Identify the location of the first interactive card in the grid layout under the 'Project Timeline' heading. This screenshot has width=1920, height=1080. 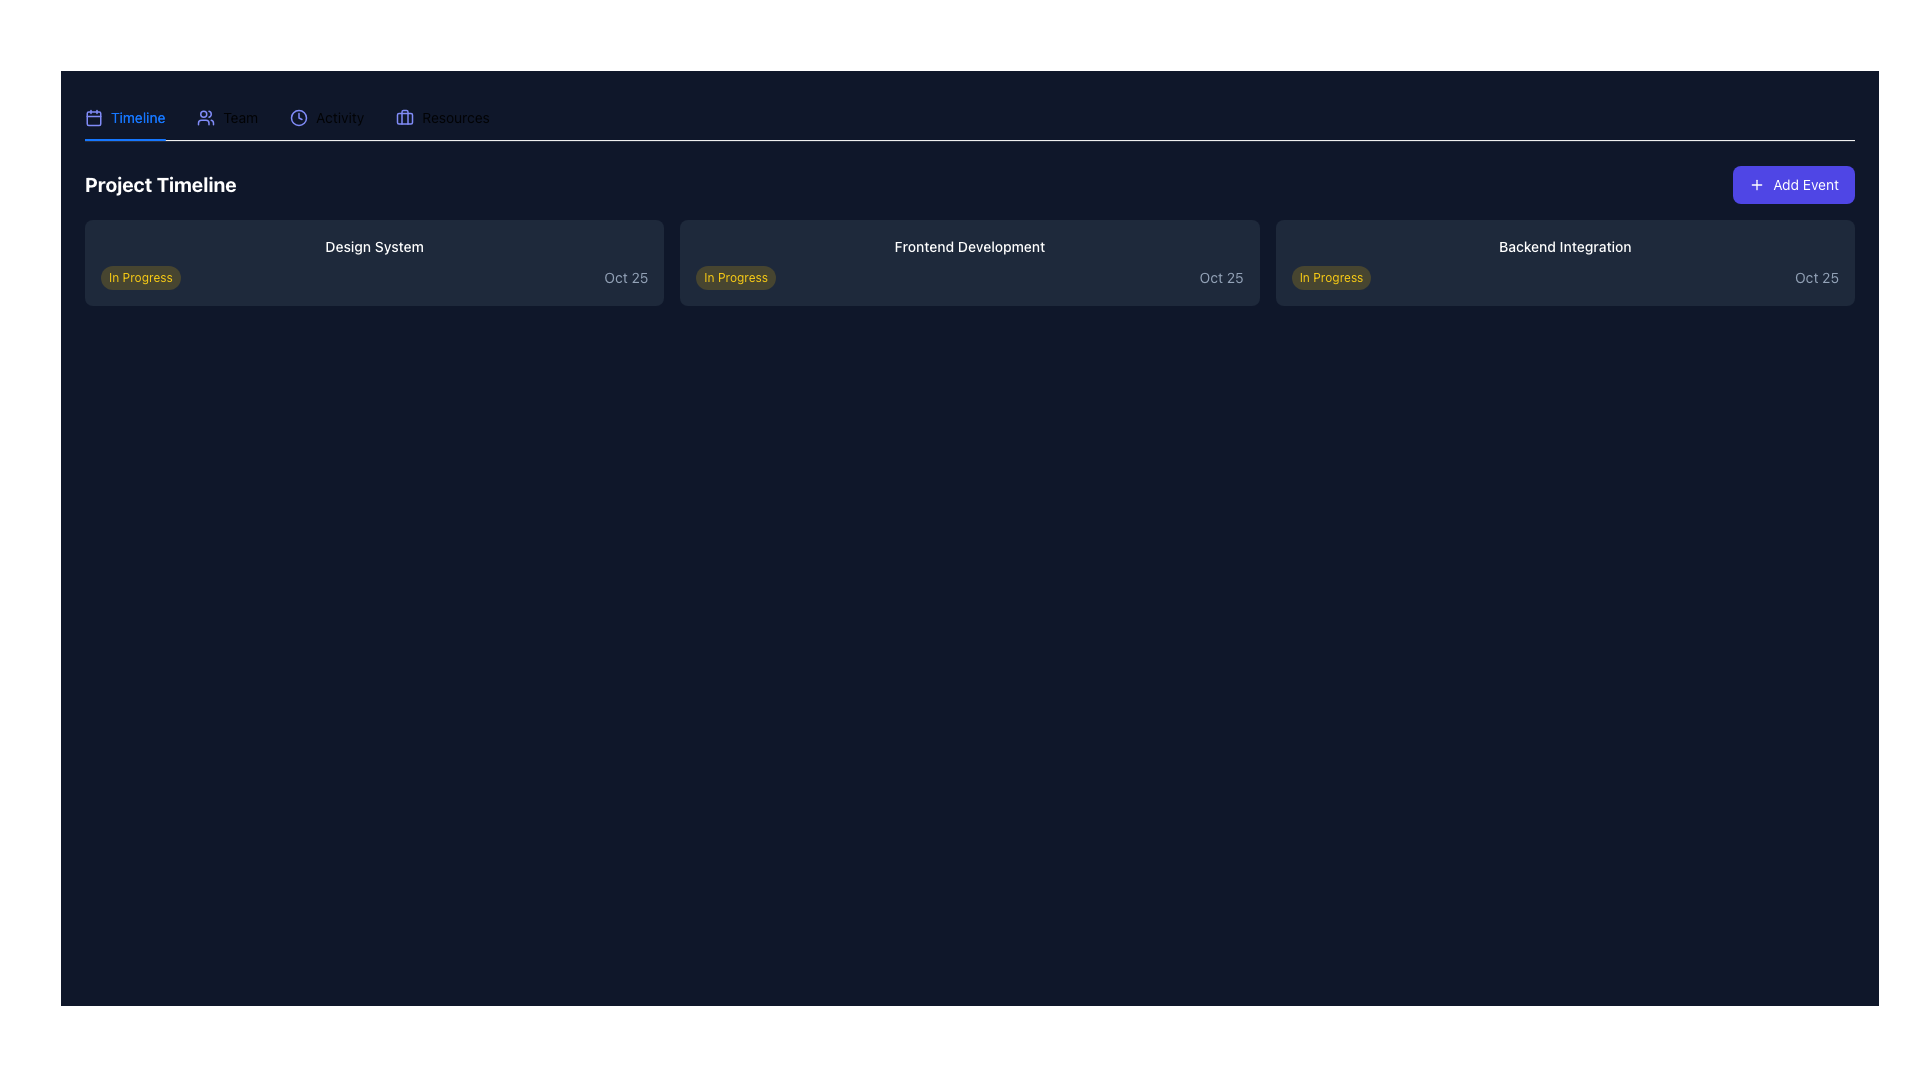
(374, 261).